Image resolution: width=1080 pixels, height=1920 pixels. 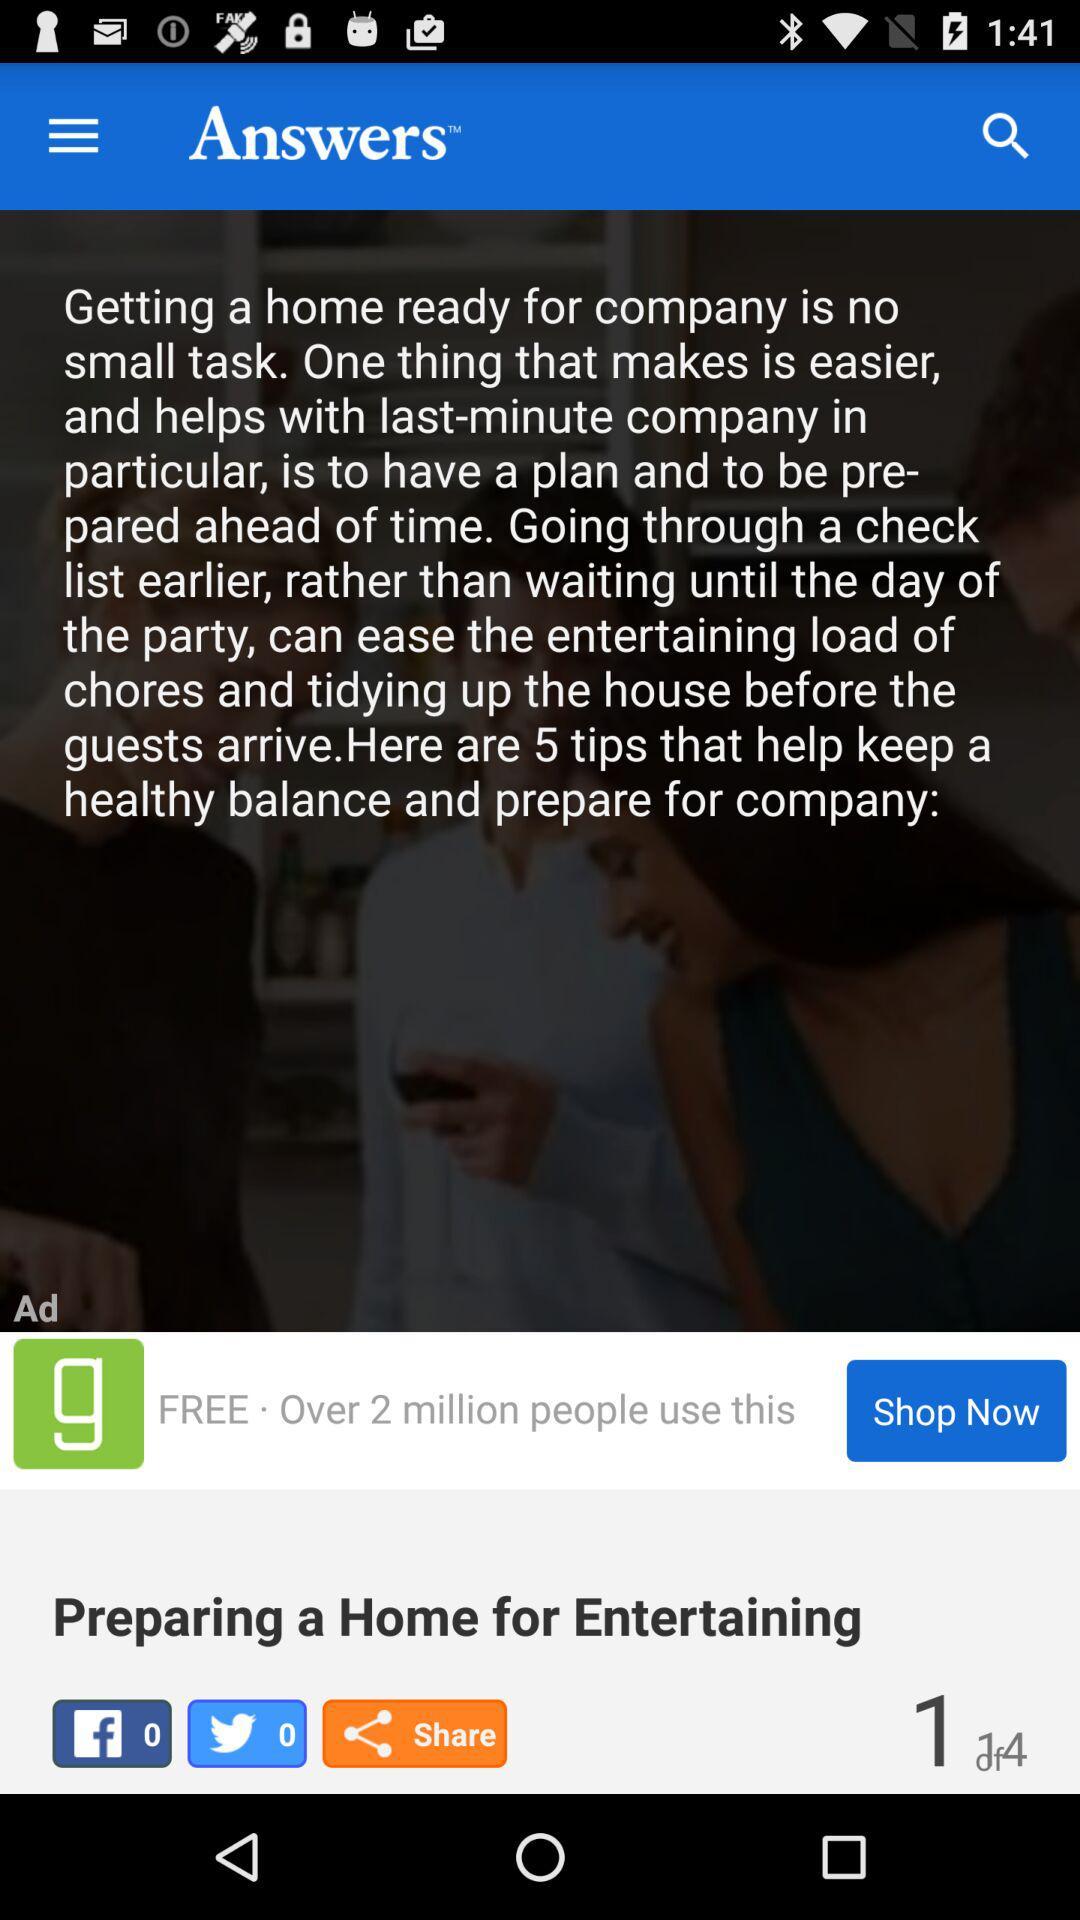 I want to click on the menu icon, so click(x=72, y=145).